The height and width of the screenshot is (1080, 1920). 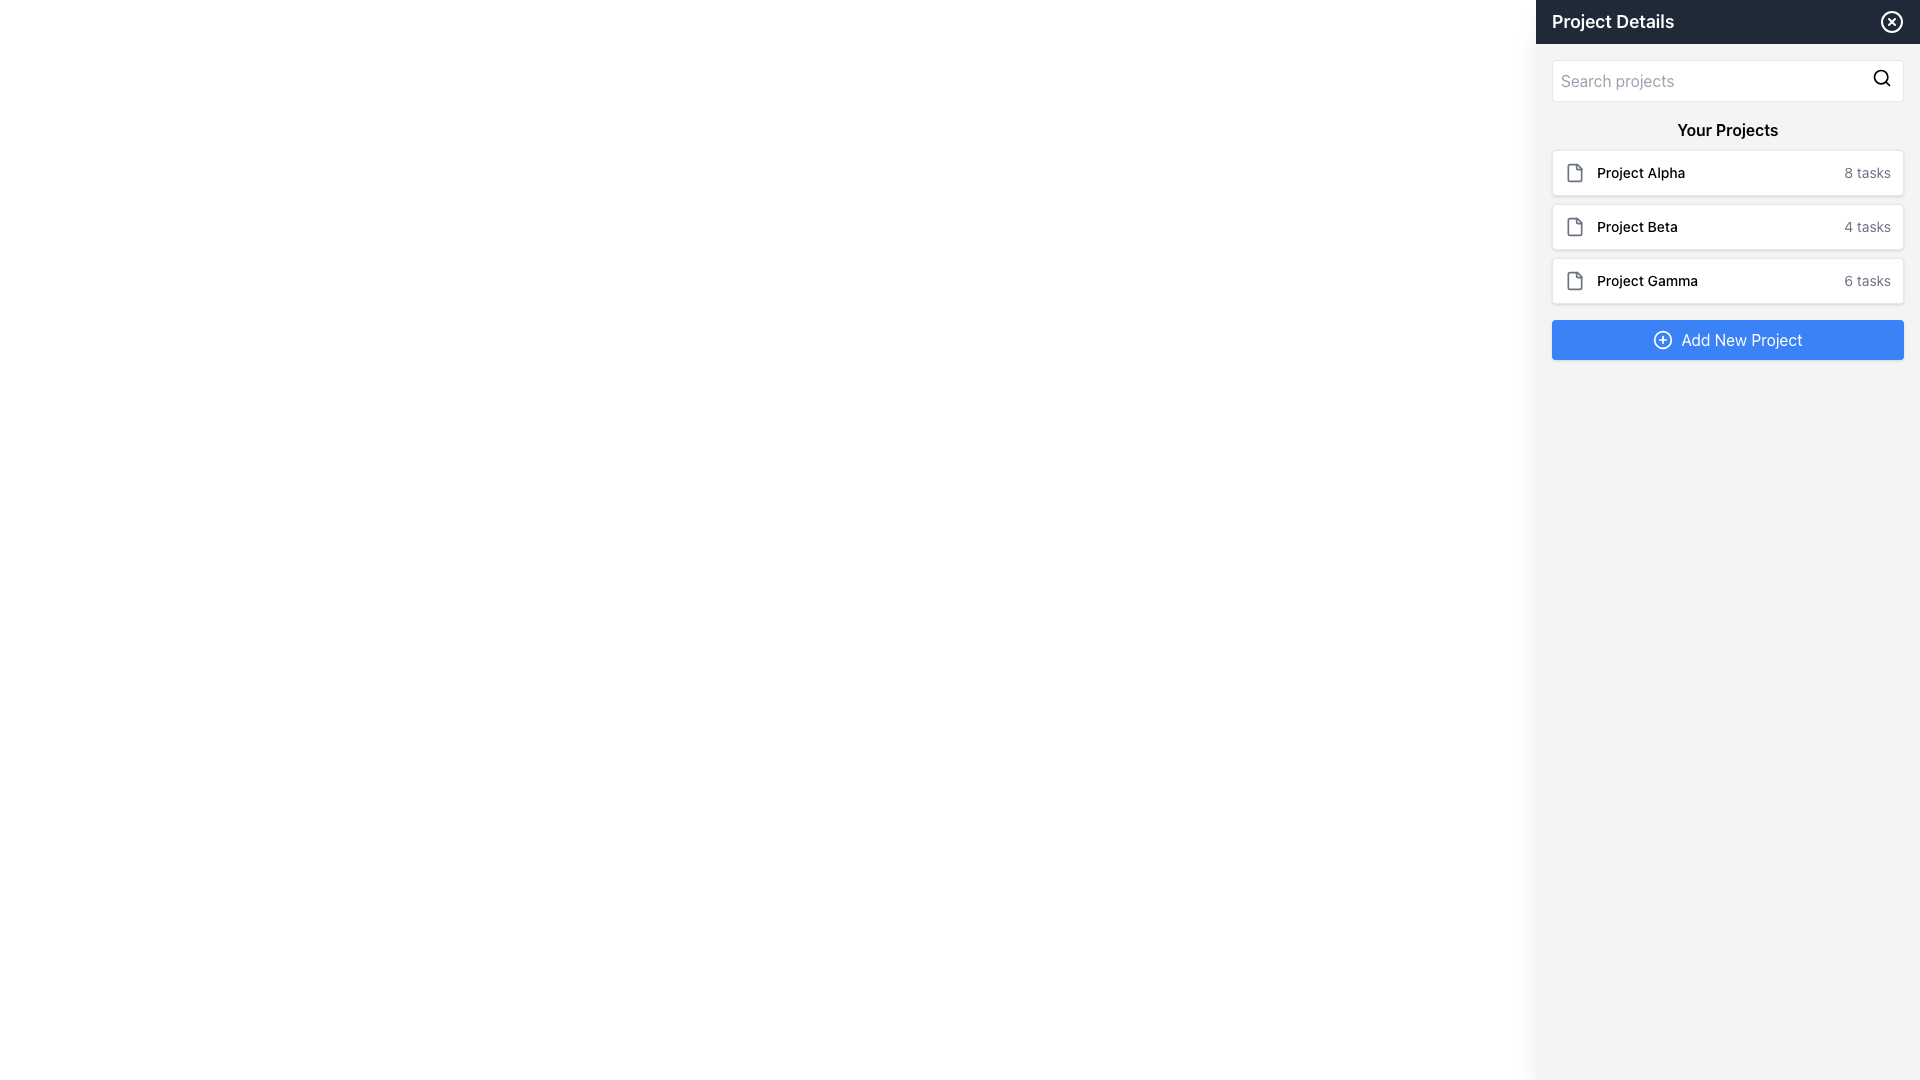 What do you see at coordinates (1880, 76) in the screenshot?
I see `the SVG Circle Element that represents the central part of the magnifying glass icon located to the right of the 'Search Projects' input field in the 'Project Details' panel` at bounding box center [1880, 76].